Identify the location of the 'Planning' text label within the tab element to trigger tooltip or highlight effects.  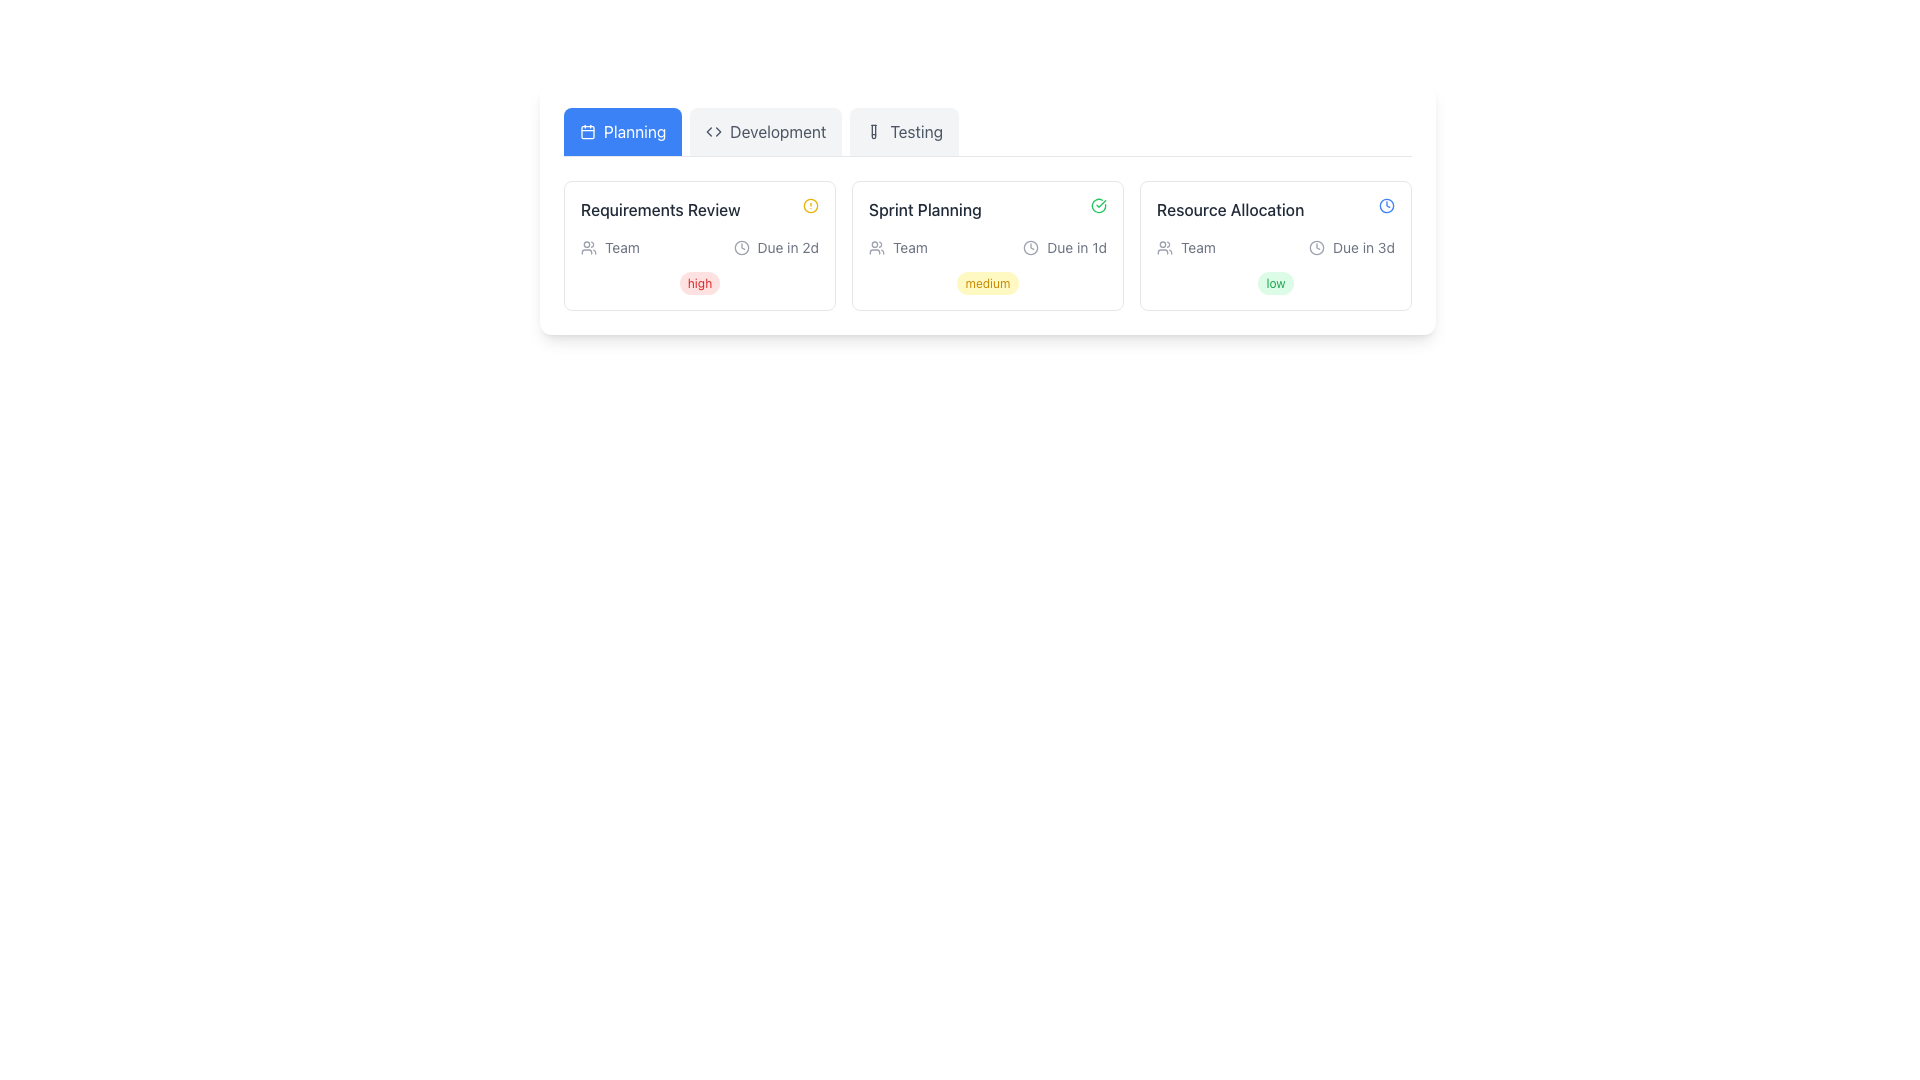
(634, 131).